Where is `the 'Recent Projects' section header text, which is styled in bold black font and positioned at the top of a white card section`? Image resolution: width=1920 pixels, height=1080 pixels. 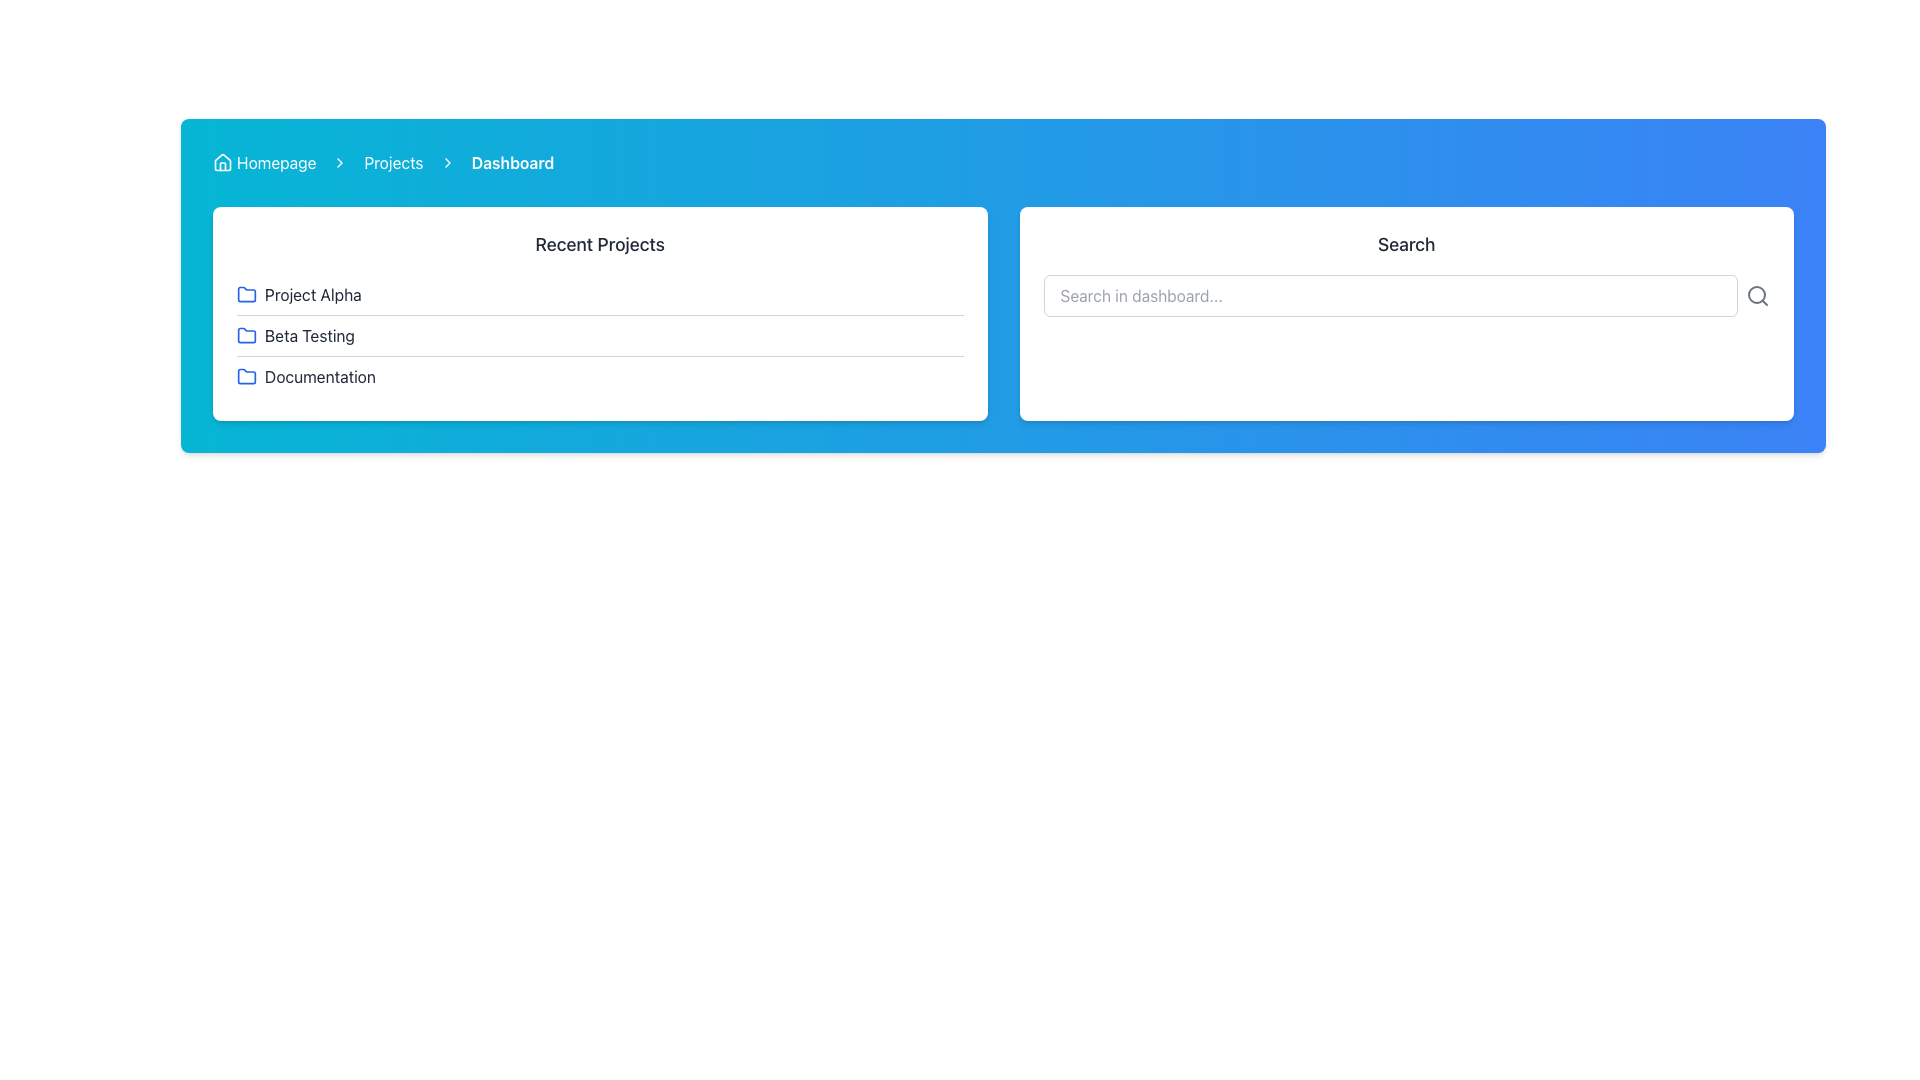
the 'Recent Projects' section header text, which is styled in bold black font and positioned at the top of a white card section is located at coordinates (599, 244).